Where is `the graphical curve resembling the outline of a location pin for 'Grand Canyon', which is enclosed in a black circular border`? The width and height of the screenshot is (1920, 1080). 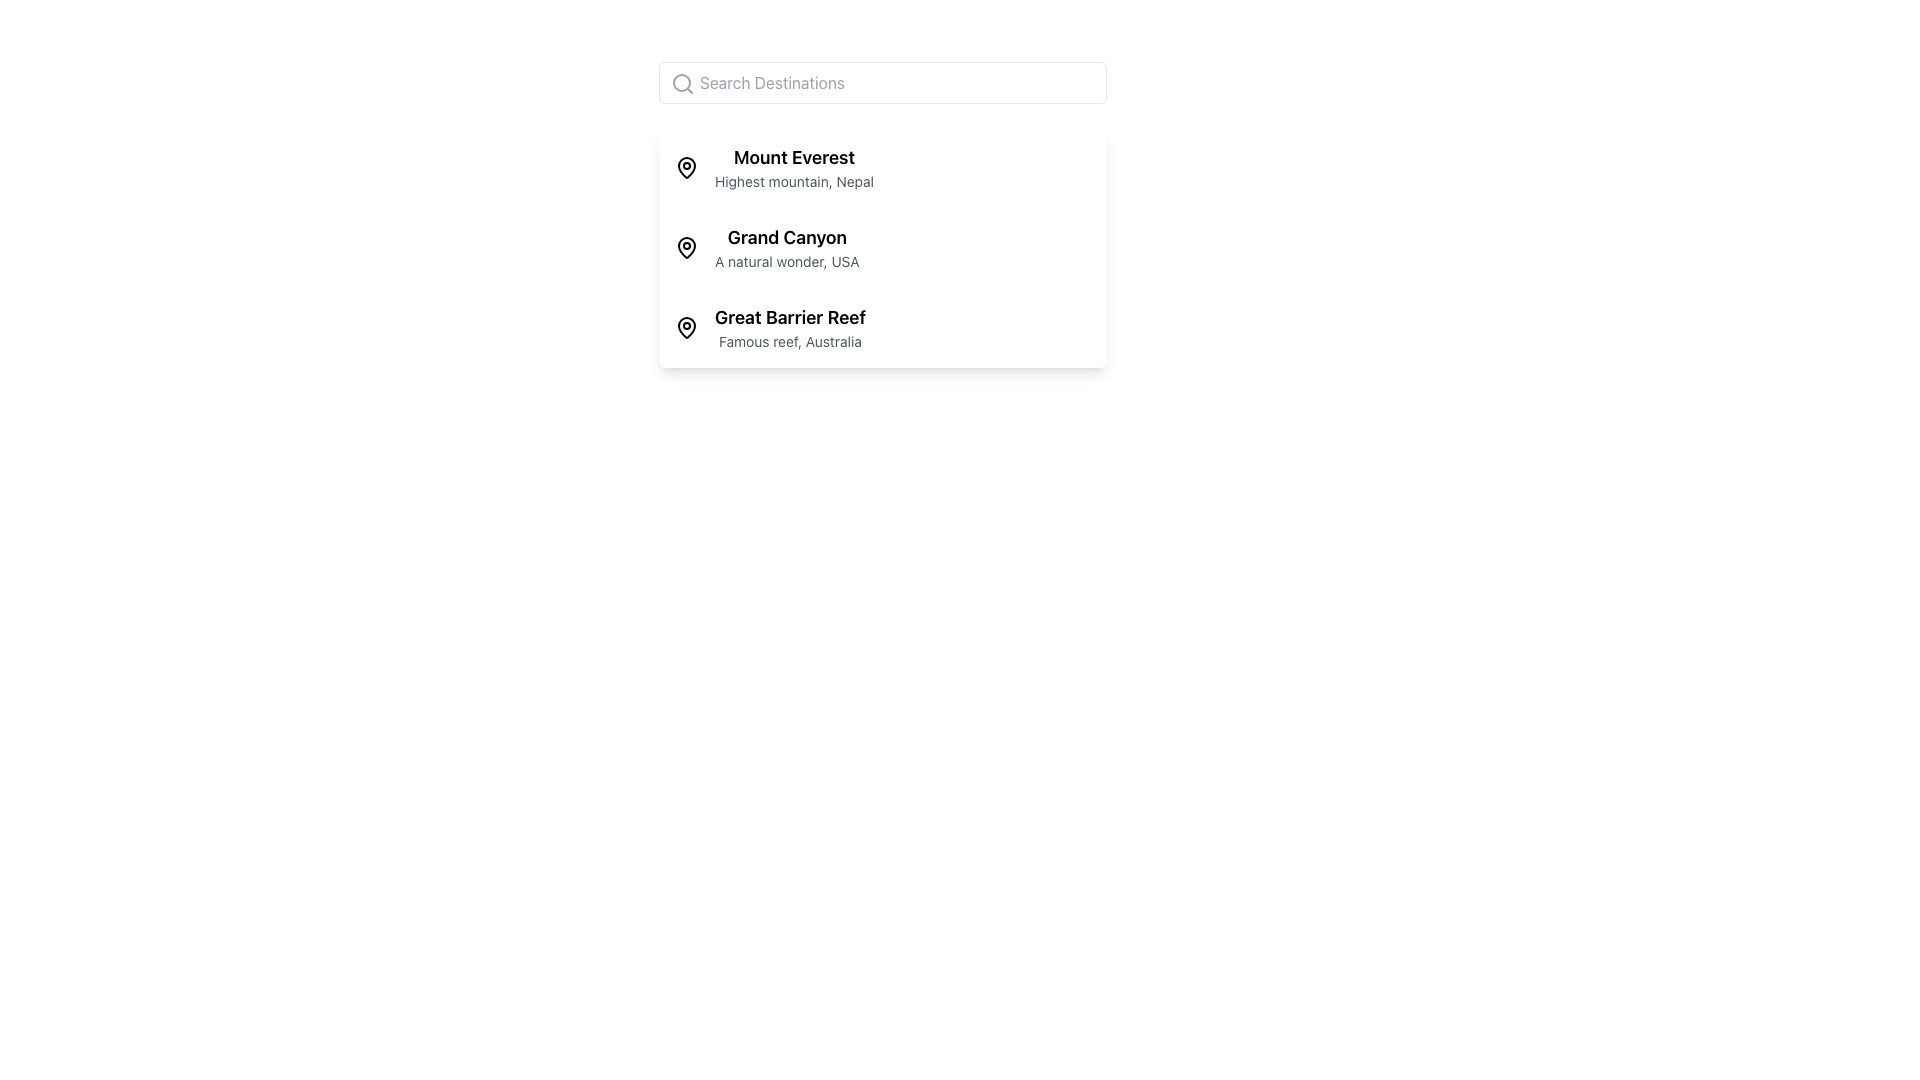 the graphical curve resembling the outline of a location pin for 'Grand Canyon', which is enclosed in a black circular border is located at coordinates (686, 245).